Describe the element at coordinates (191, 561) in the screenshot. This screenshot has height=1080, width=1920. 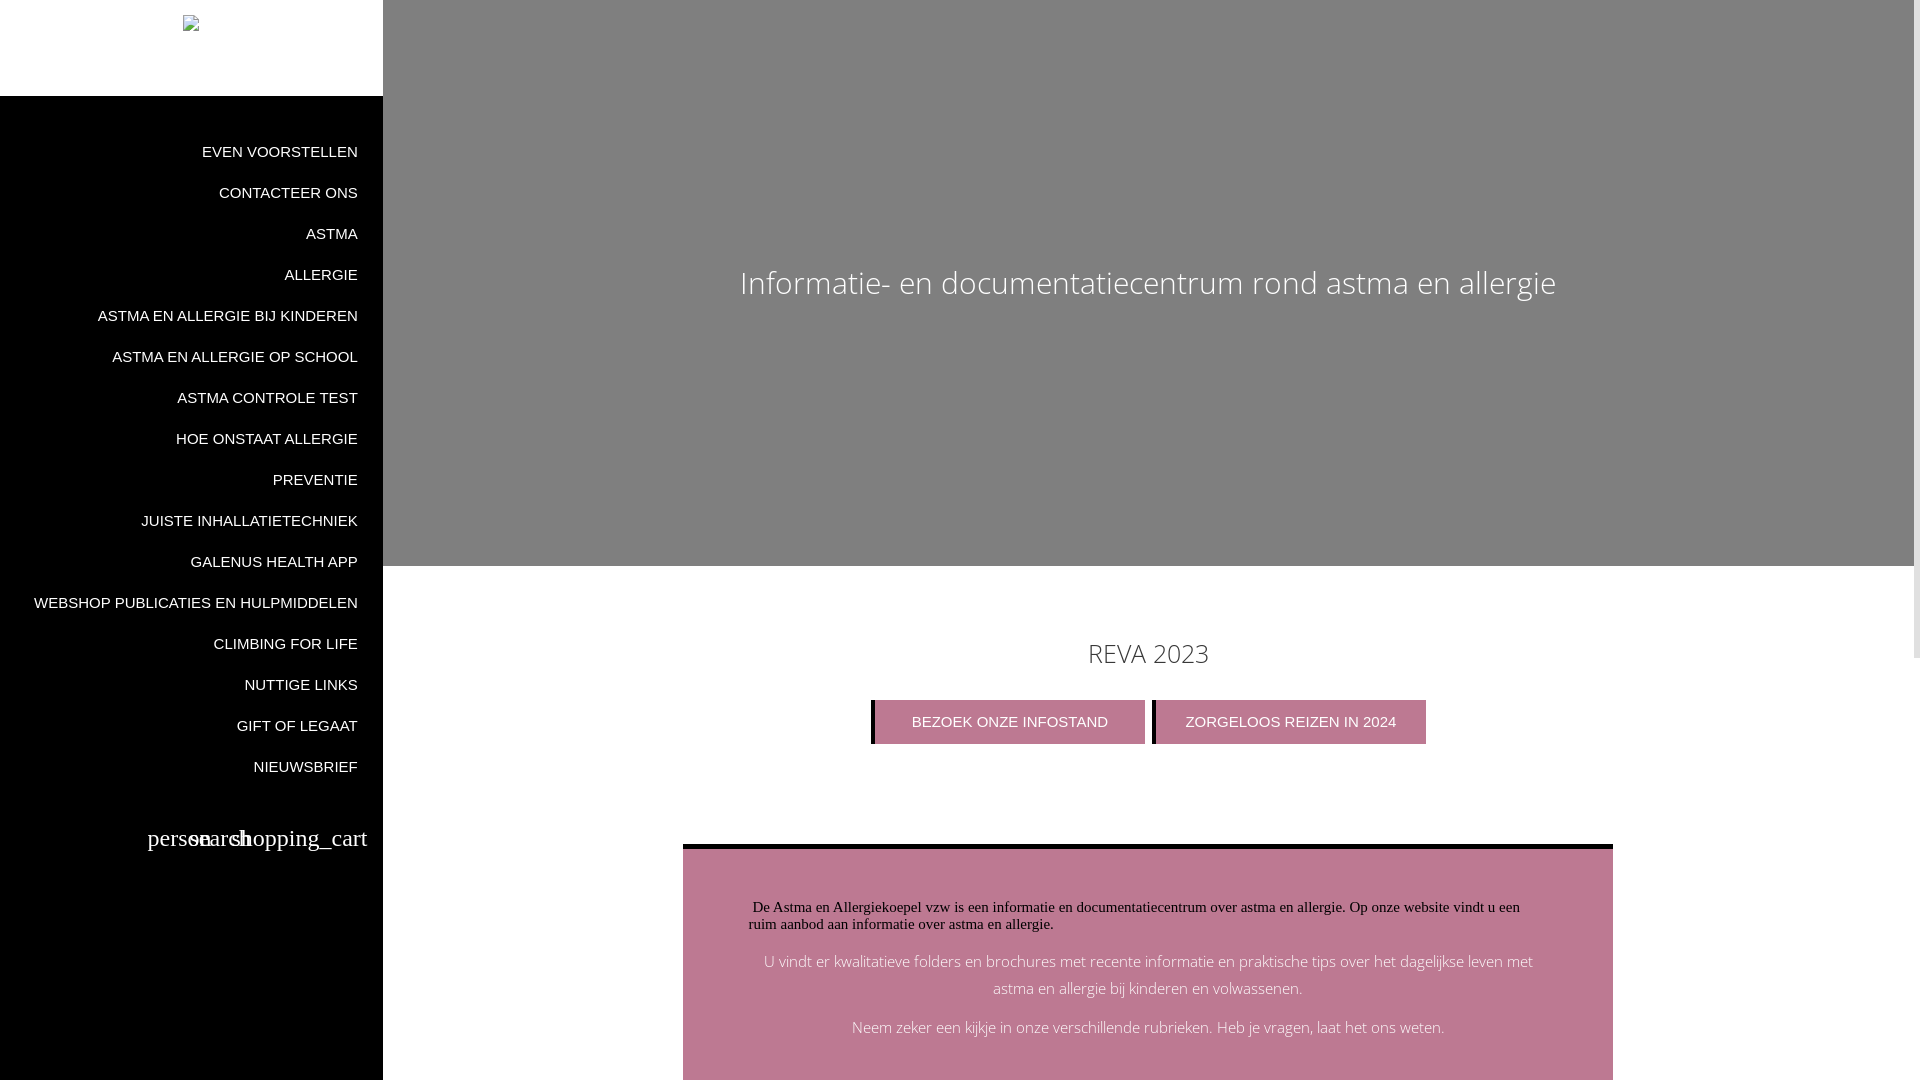
I see `'GALENUS HEALTH APP'` at that location.